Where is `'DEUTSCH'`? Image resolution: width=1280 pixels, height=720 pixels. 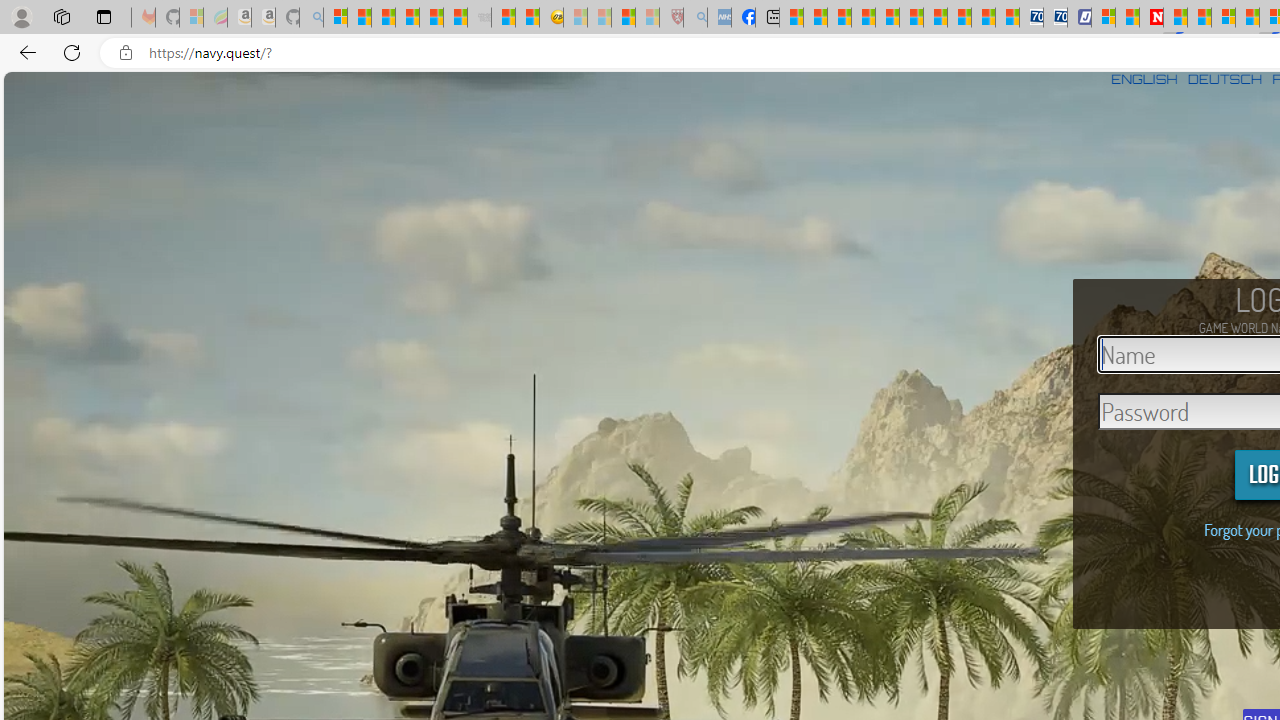
'DEUTSCH' is located at coordinates (1223, 78).